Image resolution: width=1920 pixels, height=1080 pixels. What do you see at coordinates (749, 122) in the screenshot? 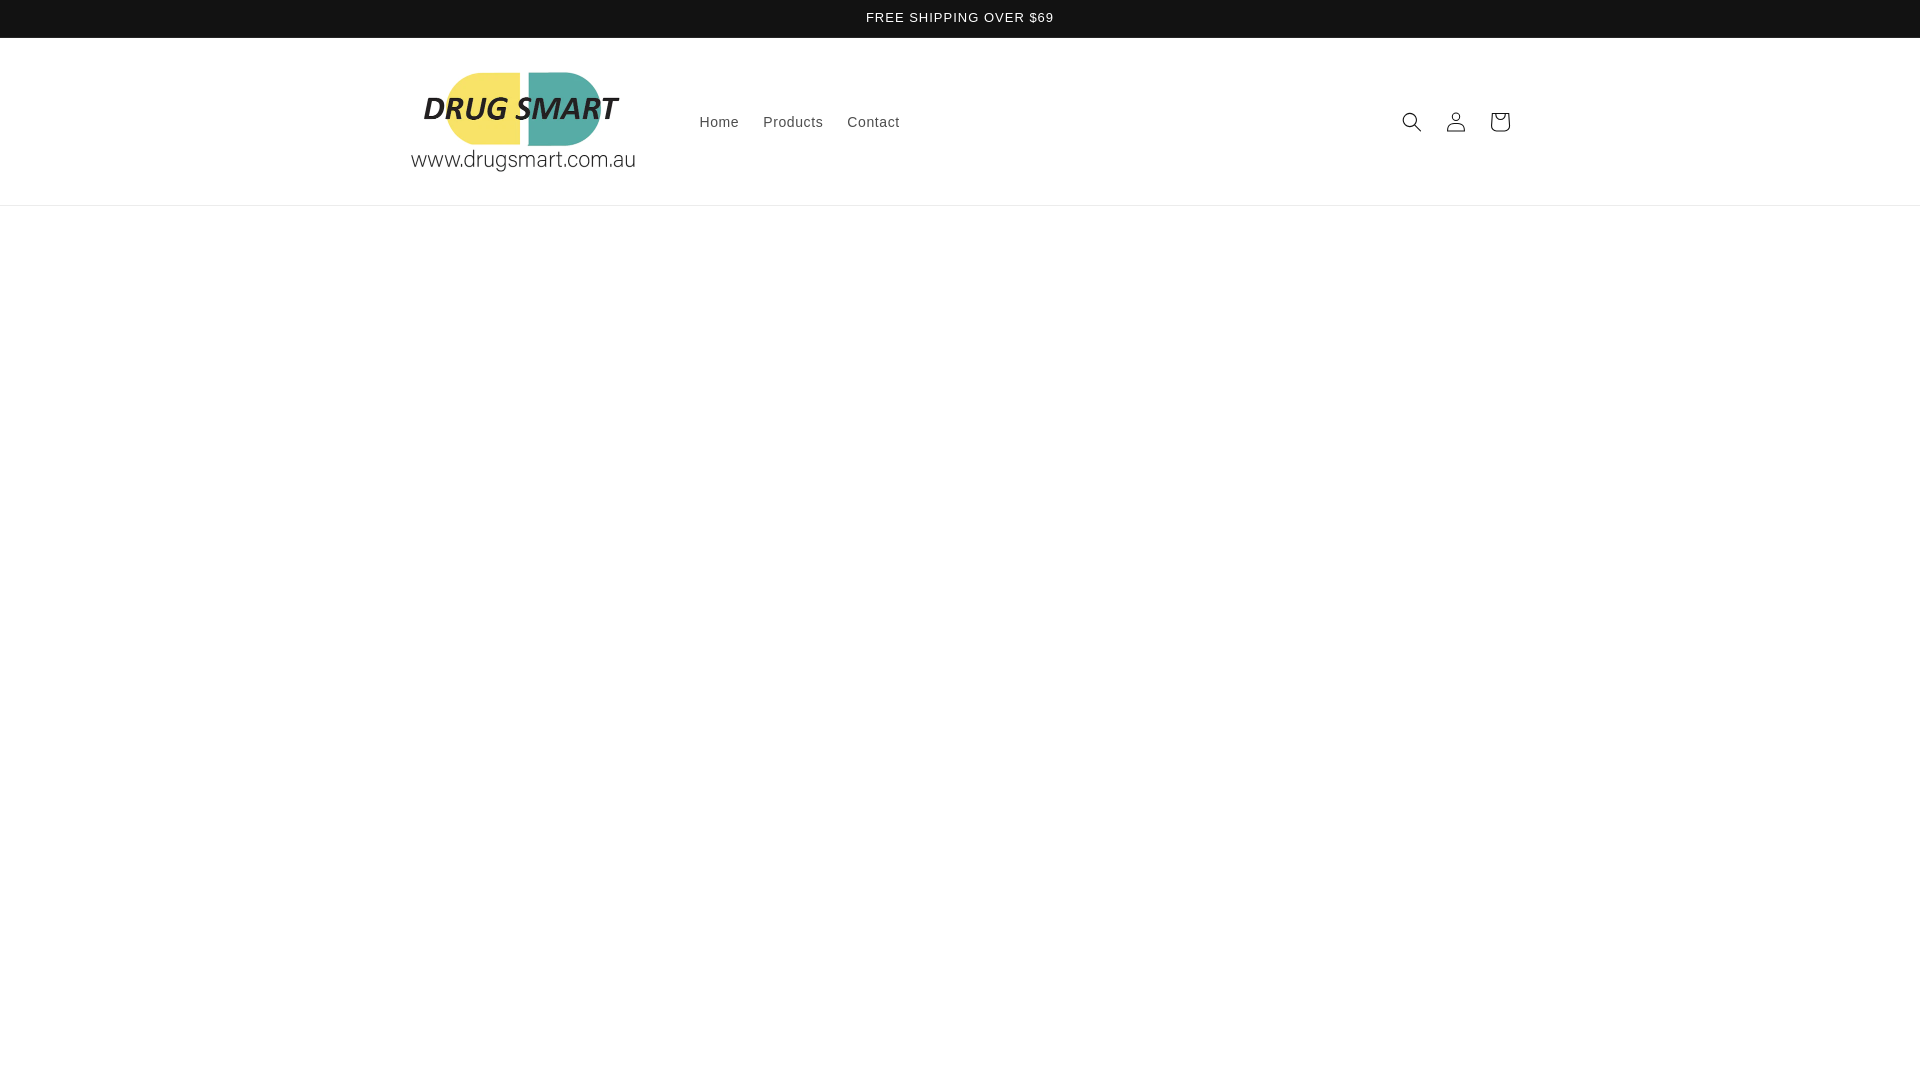
I see `'Products'` at bounding box center [749, 122].